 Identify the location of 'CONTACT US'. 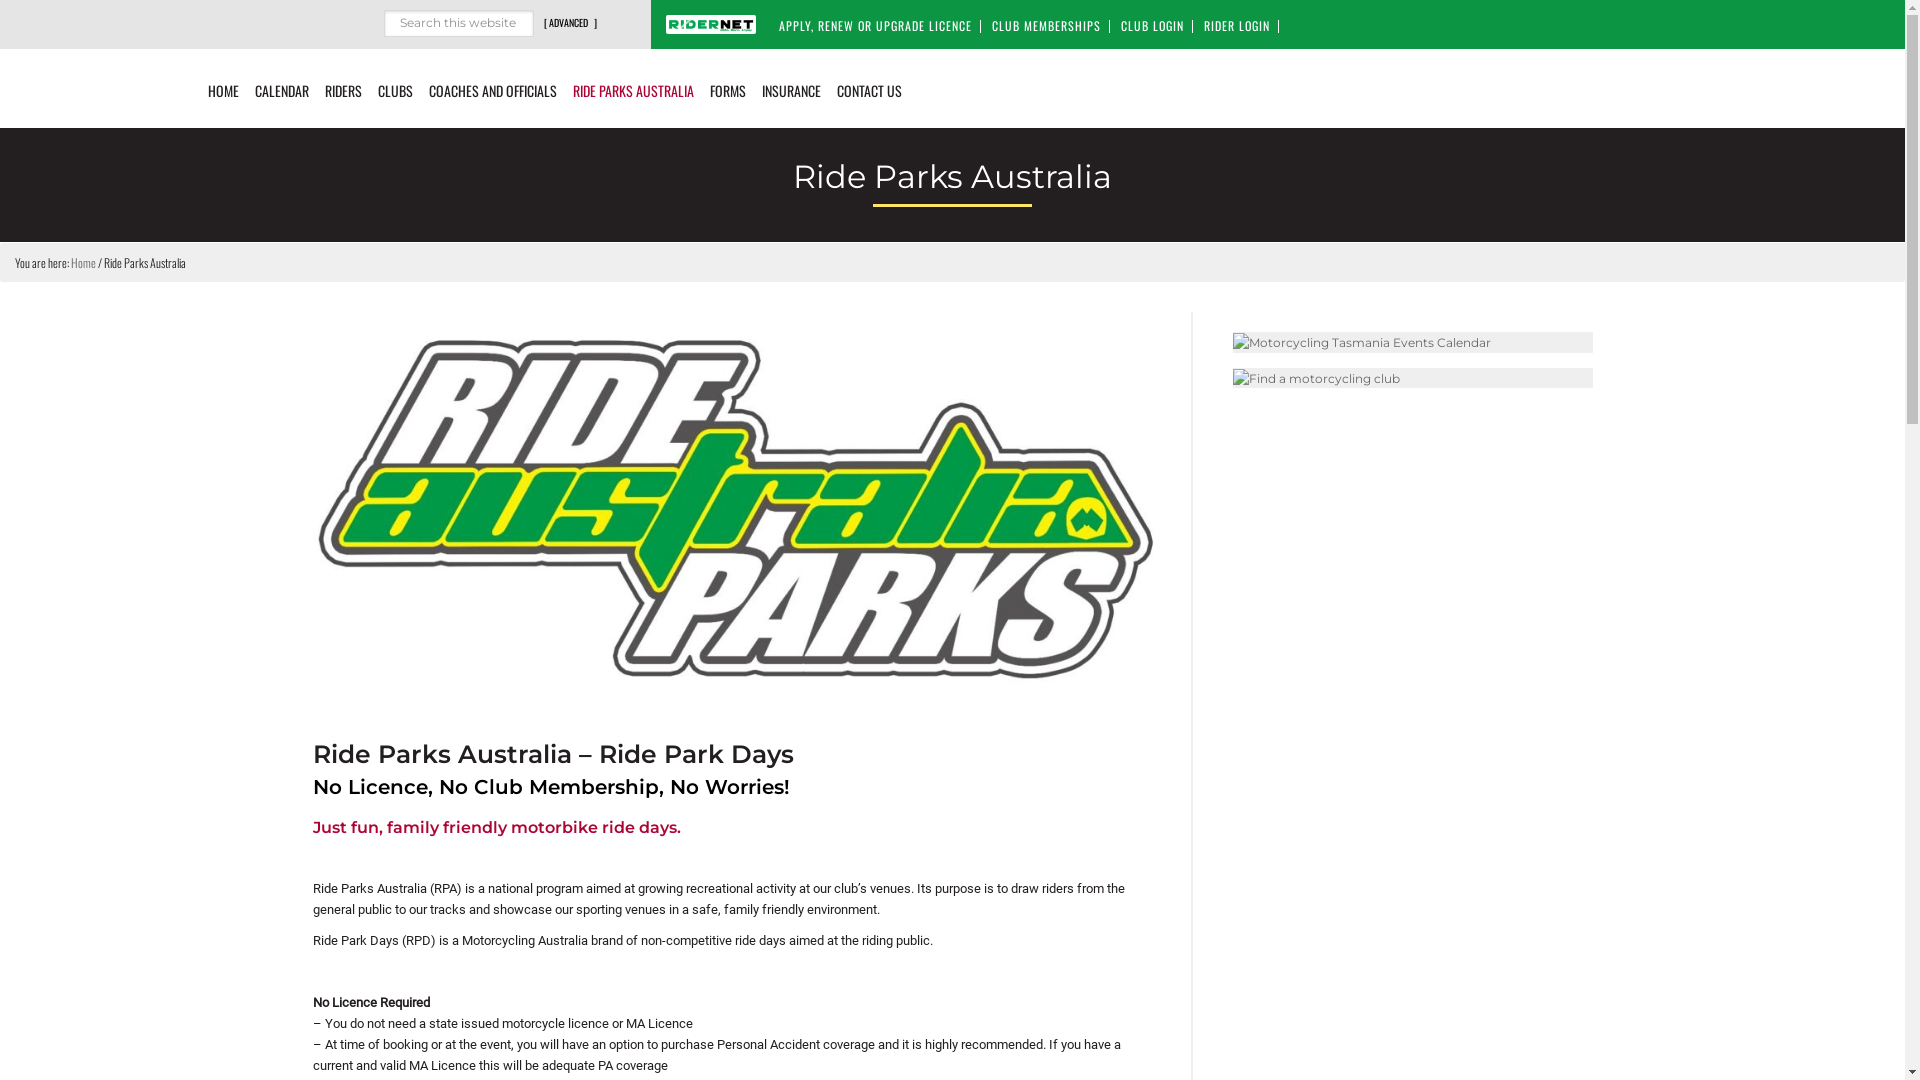
(869, 87).